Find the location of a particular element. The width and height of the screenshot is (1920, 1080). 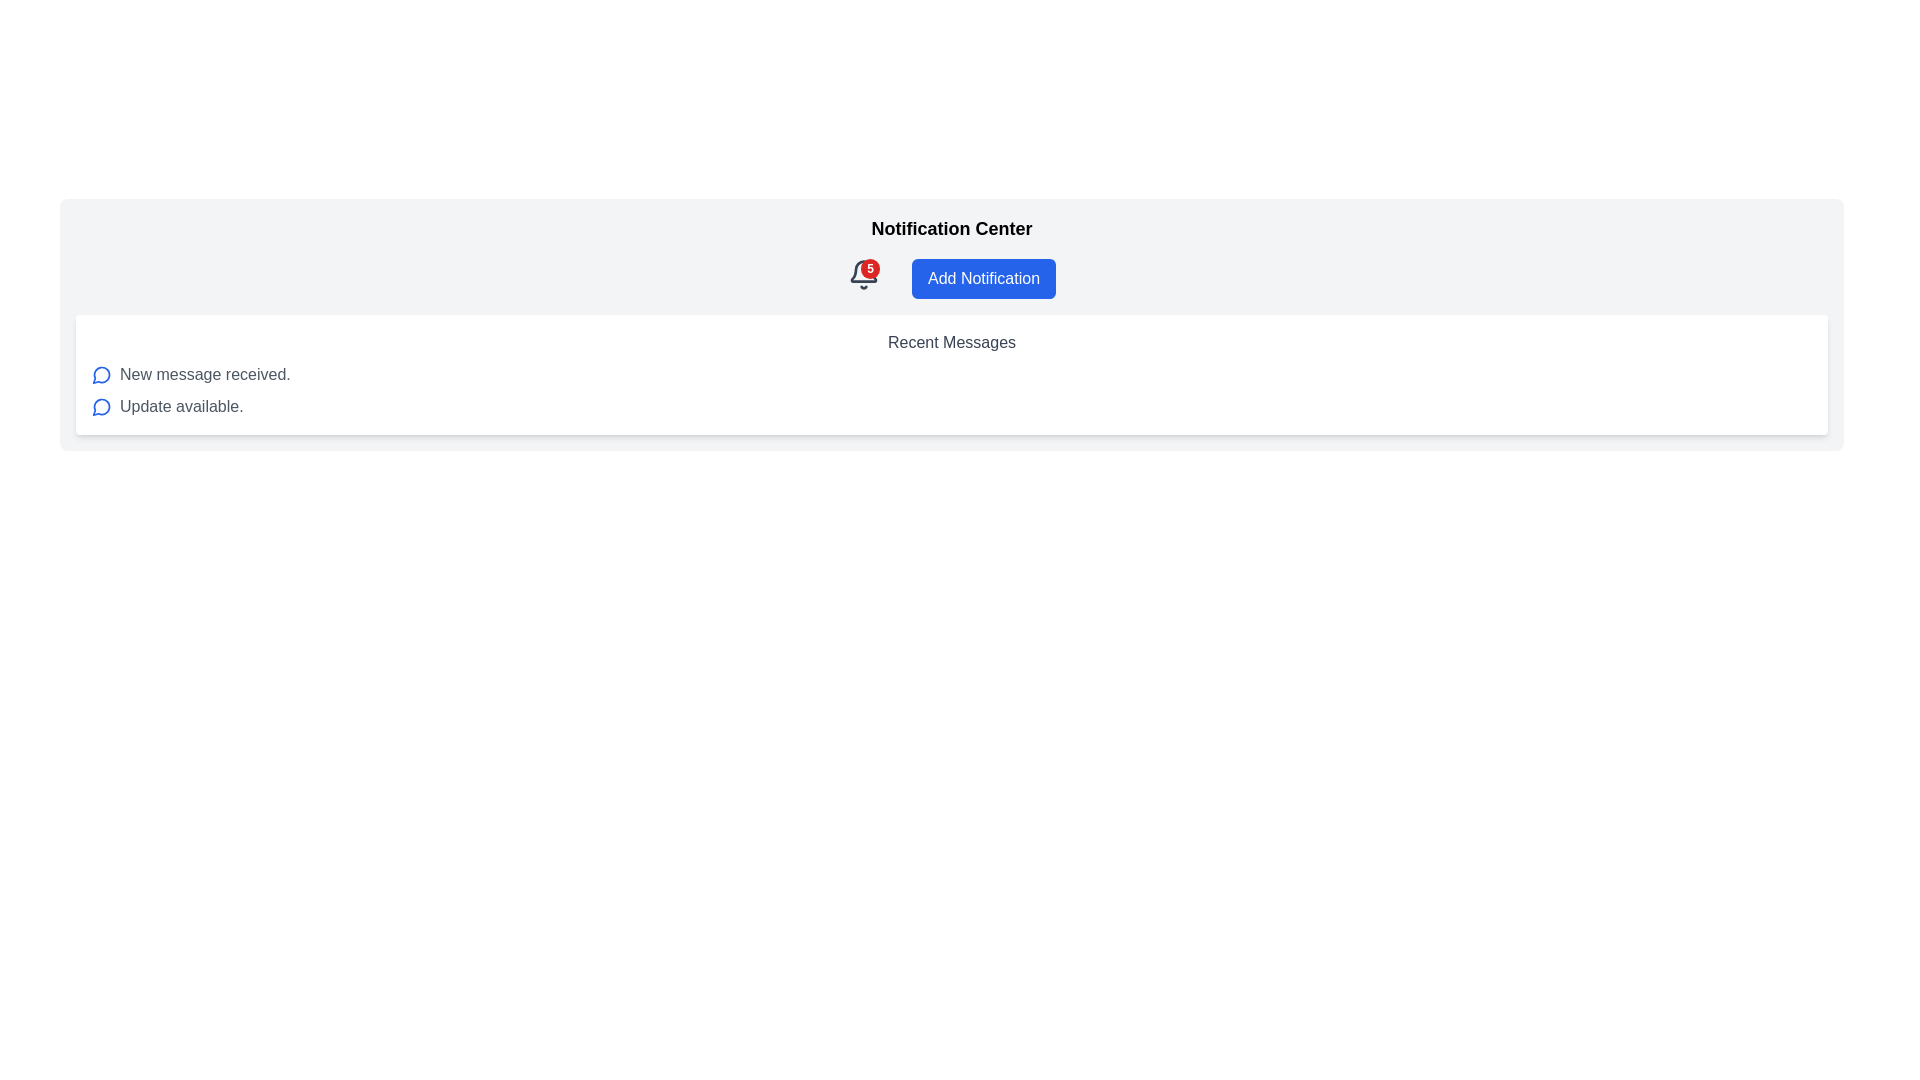

the notification count by clicking on the Notification Badge located over the top-right corner of the bell icon in the Notification Center is located at coordinates (864, 278).